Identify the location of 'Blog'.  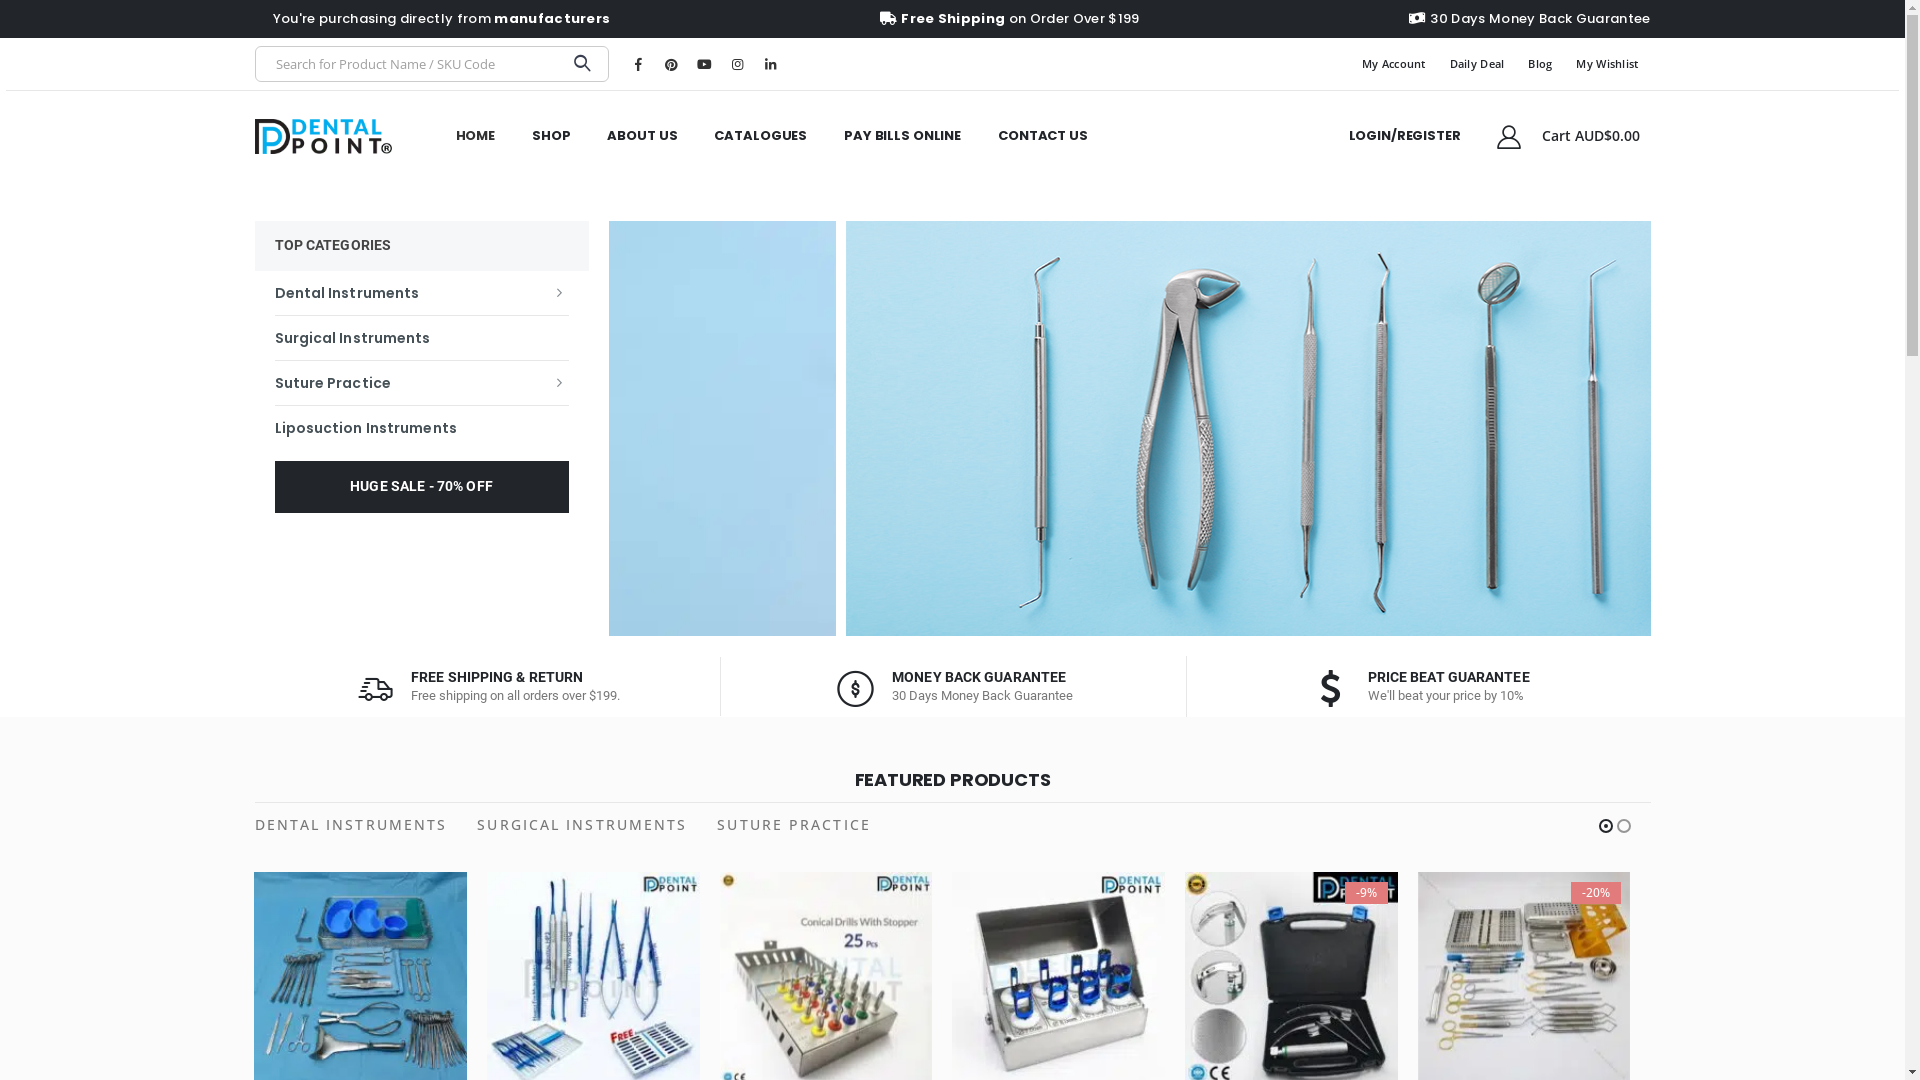
(1516, 63).